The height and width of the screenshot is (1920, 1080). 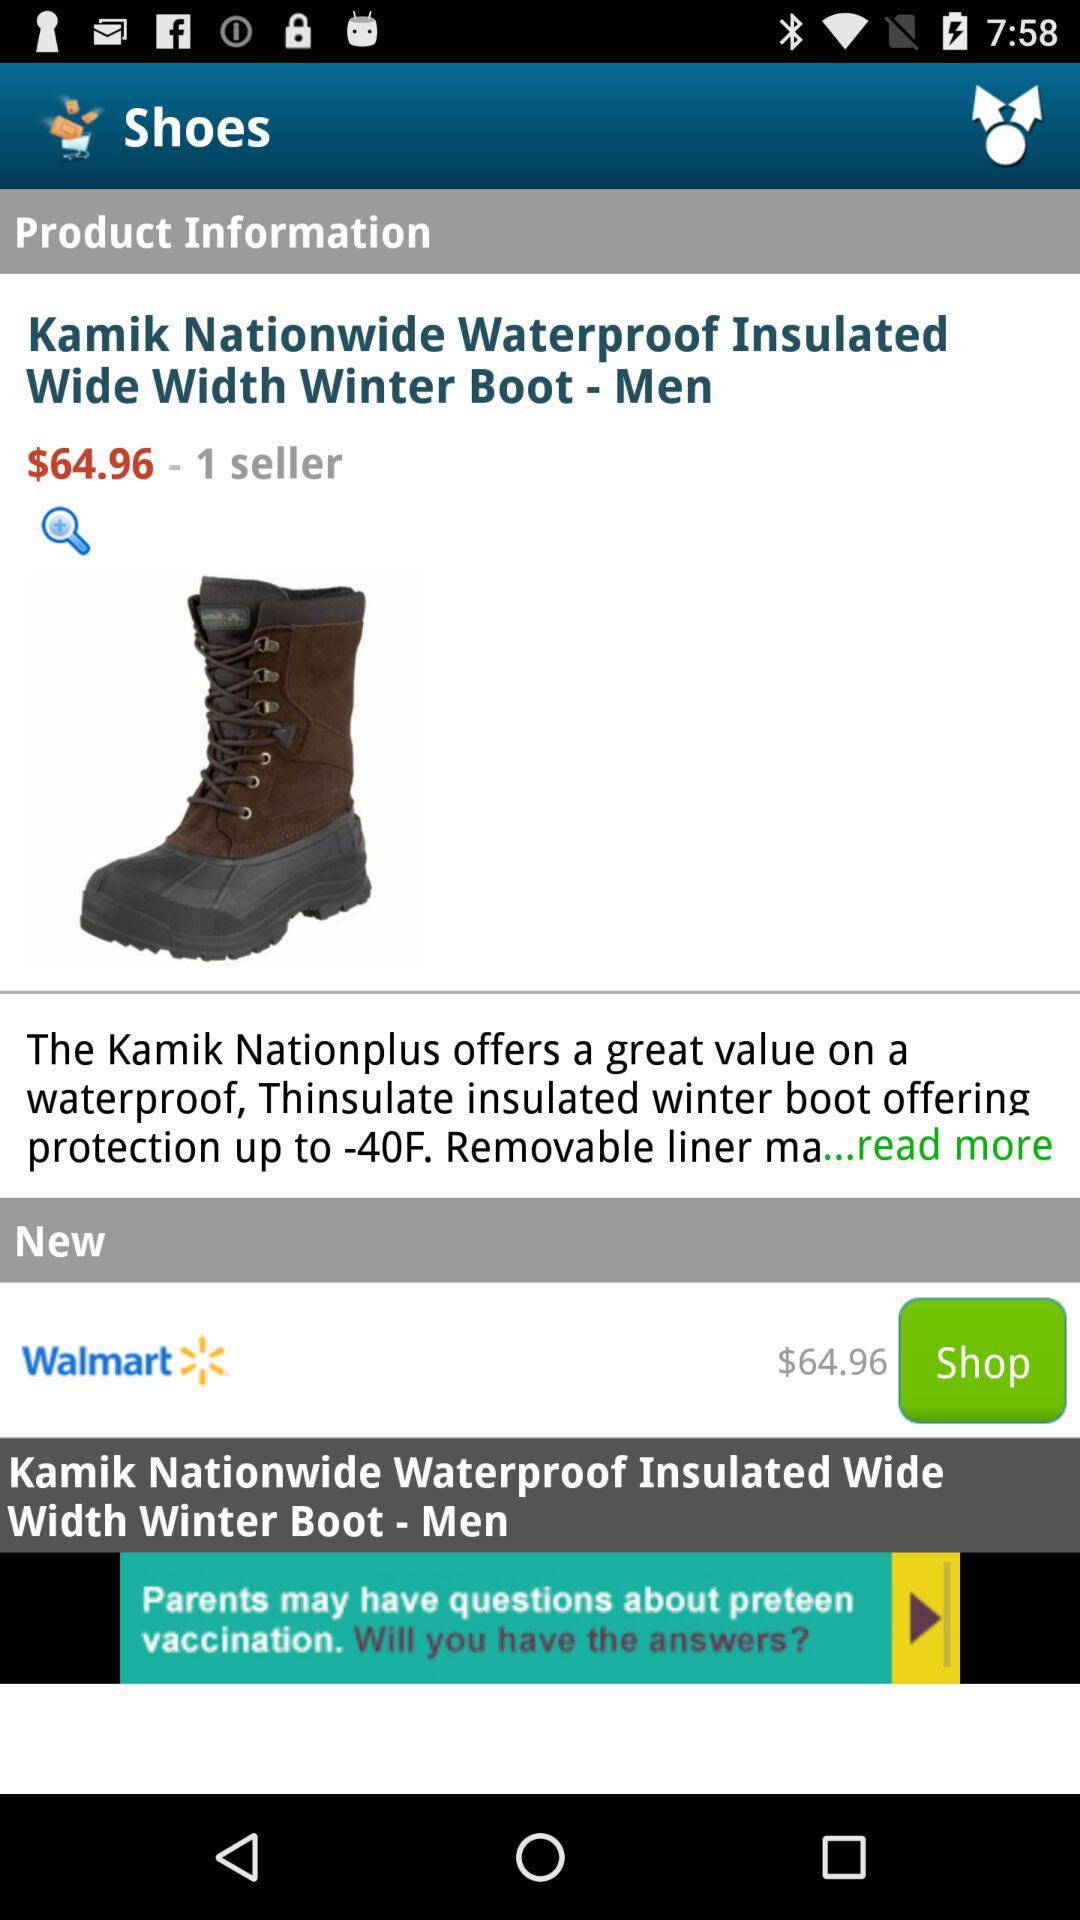 What do you see at coordinates (223, 766) in the screenshot?
I see `enlarges display image` at bounding box center [223, 766].